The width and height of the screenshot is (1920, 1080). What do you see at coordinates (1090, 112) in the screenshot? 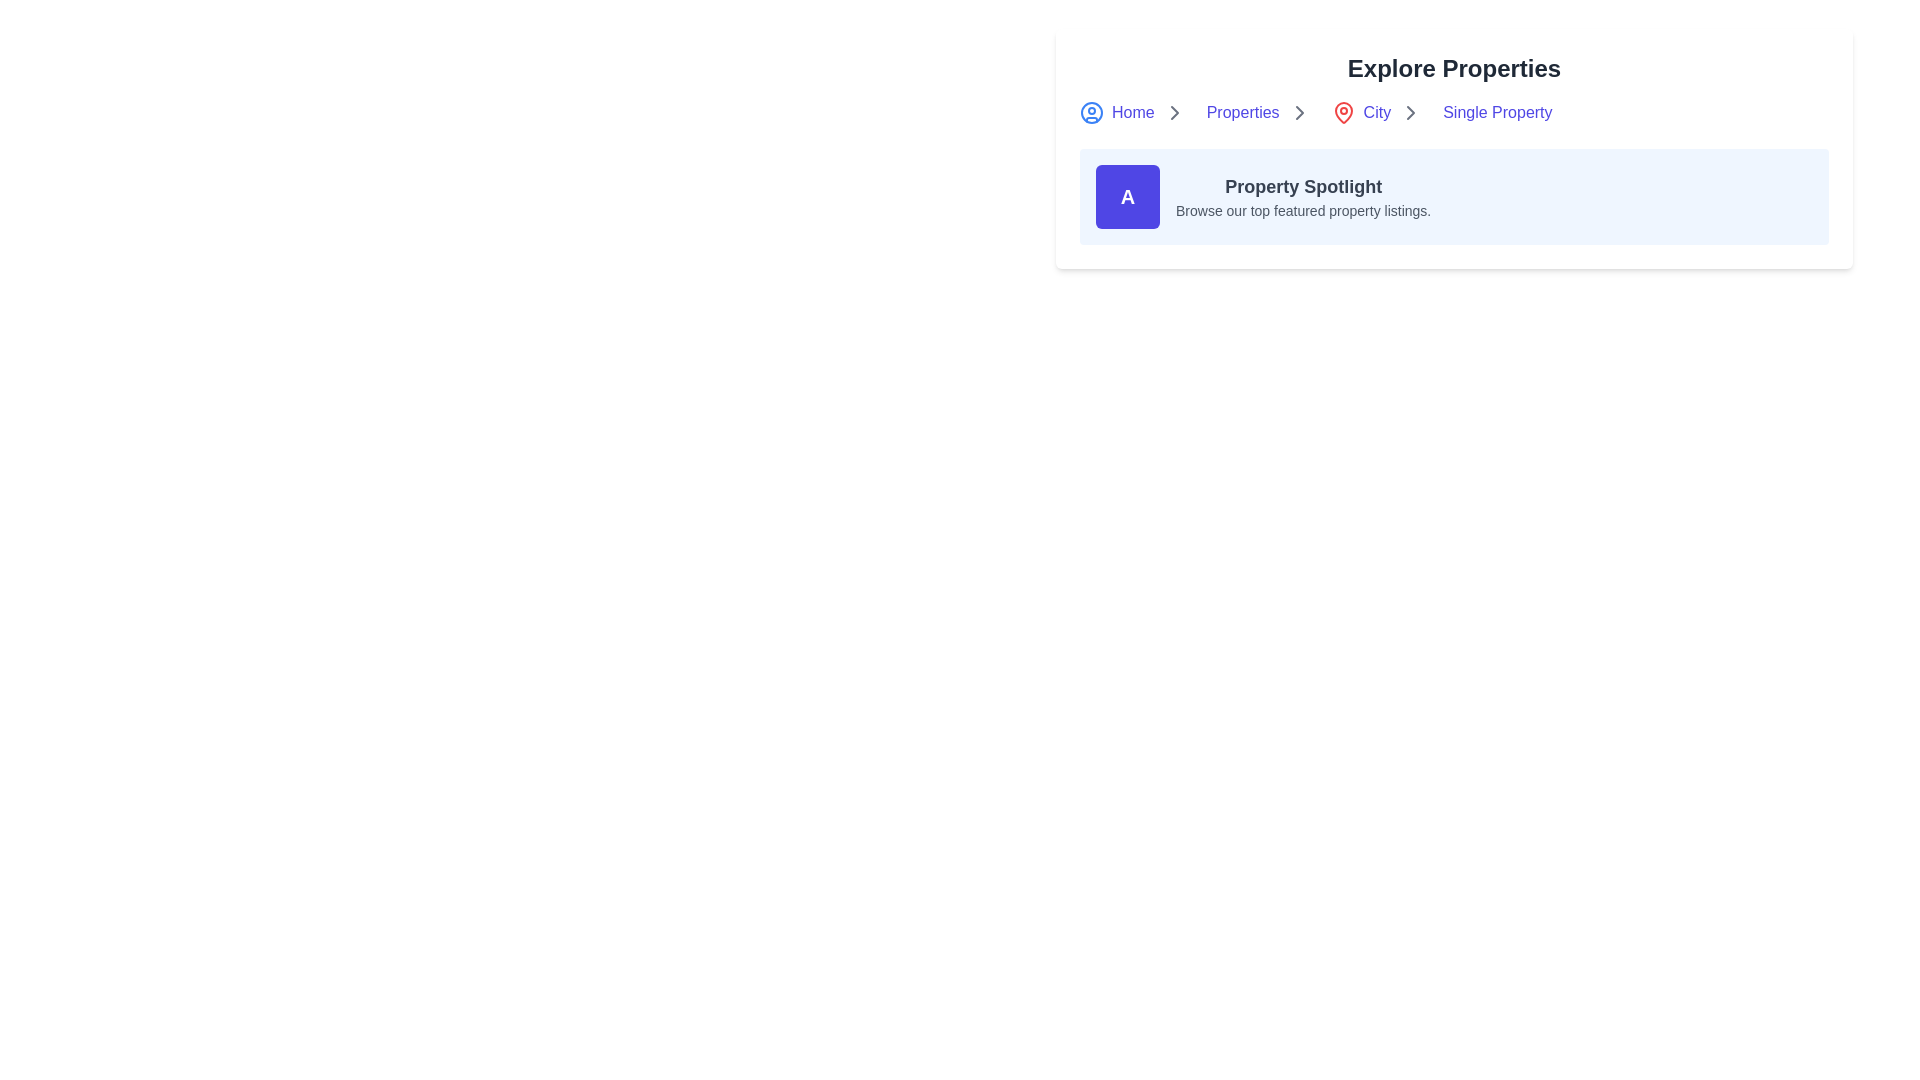
I see `the round user icon with a blue outline located in the navigation breadcrumb area at the top-left region of the page, which appears as the first icon preceding the 'Home' link` at bounding box center [1090, 112].